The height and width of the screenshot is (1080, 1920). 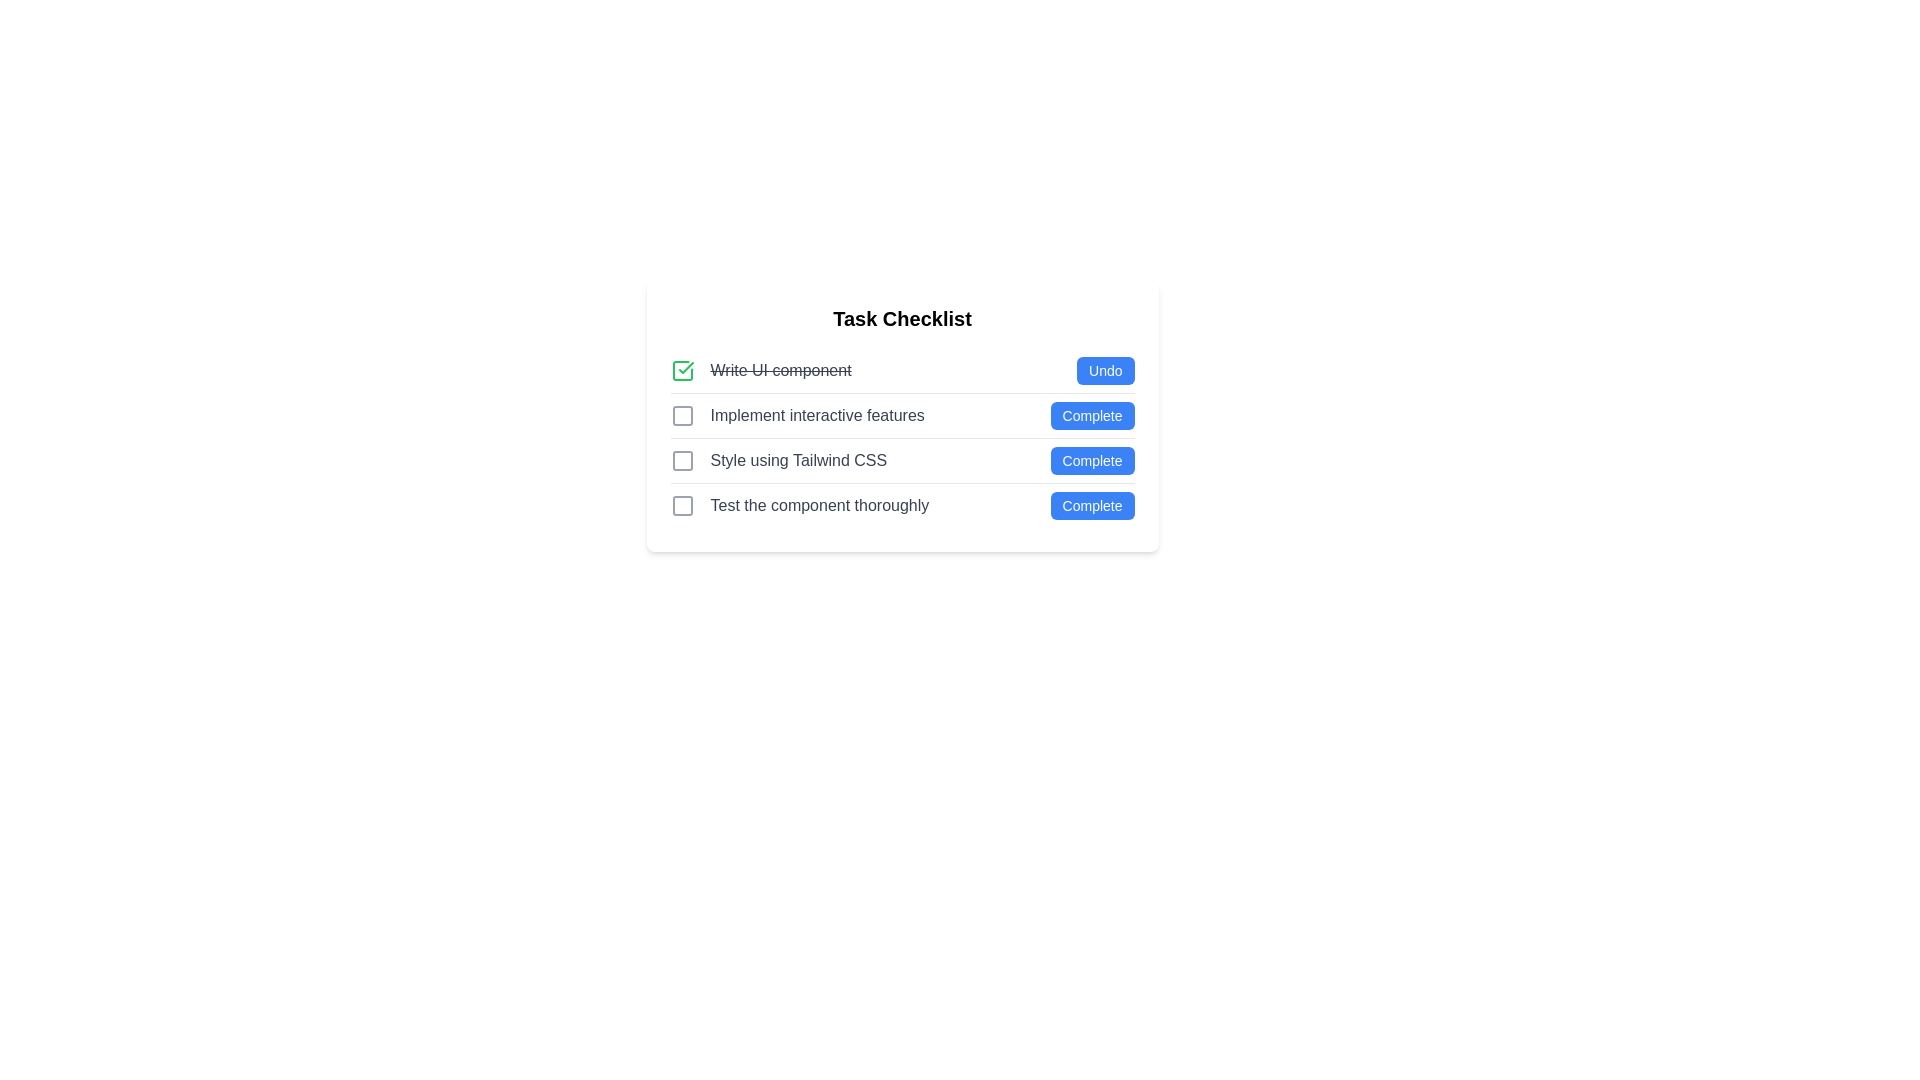 I want to click on the green checkmark icon, which is styled as a confirmation indicator and located at the leftmost side of the row for the 'Write UI component' task in the checklist, to understand the task status, so click(x=682, y=370).